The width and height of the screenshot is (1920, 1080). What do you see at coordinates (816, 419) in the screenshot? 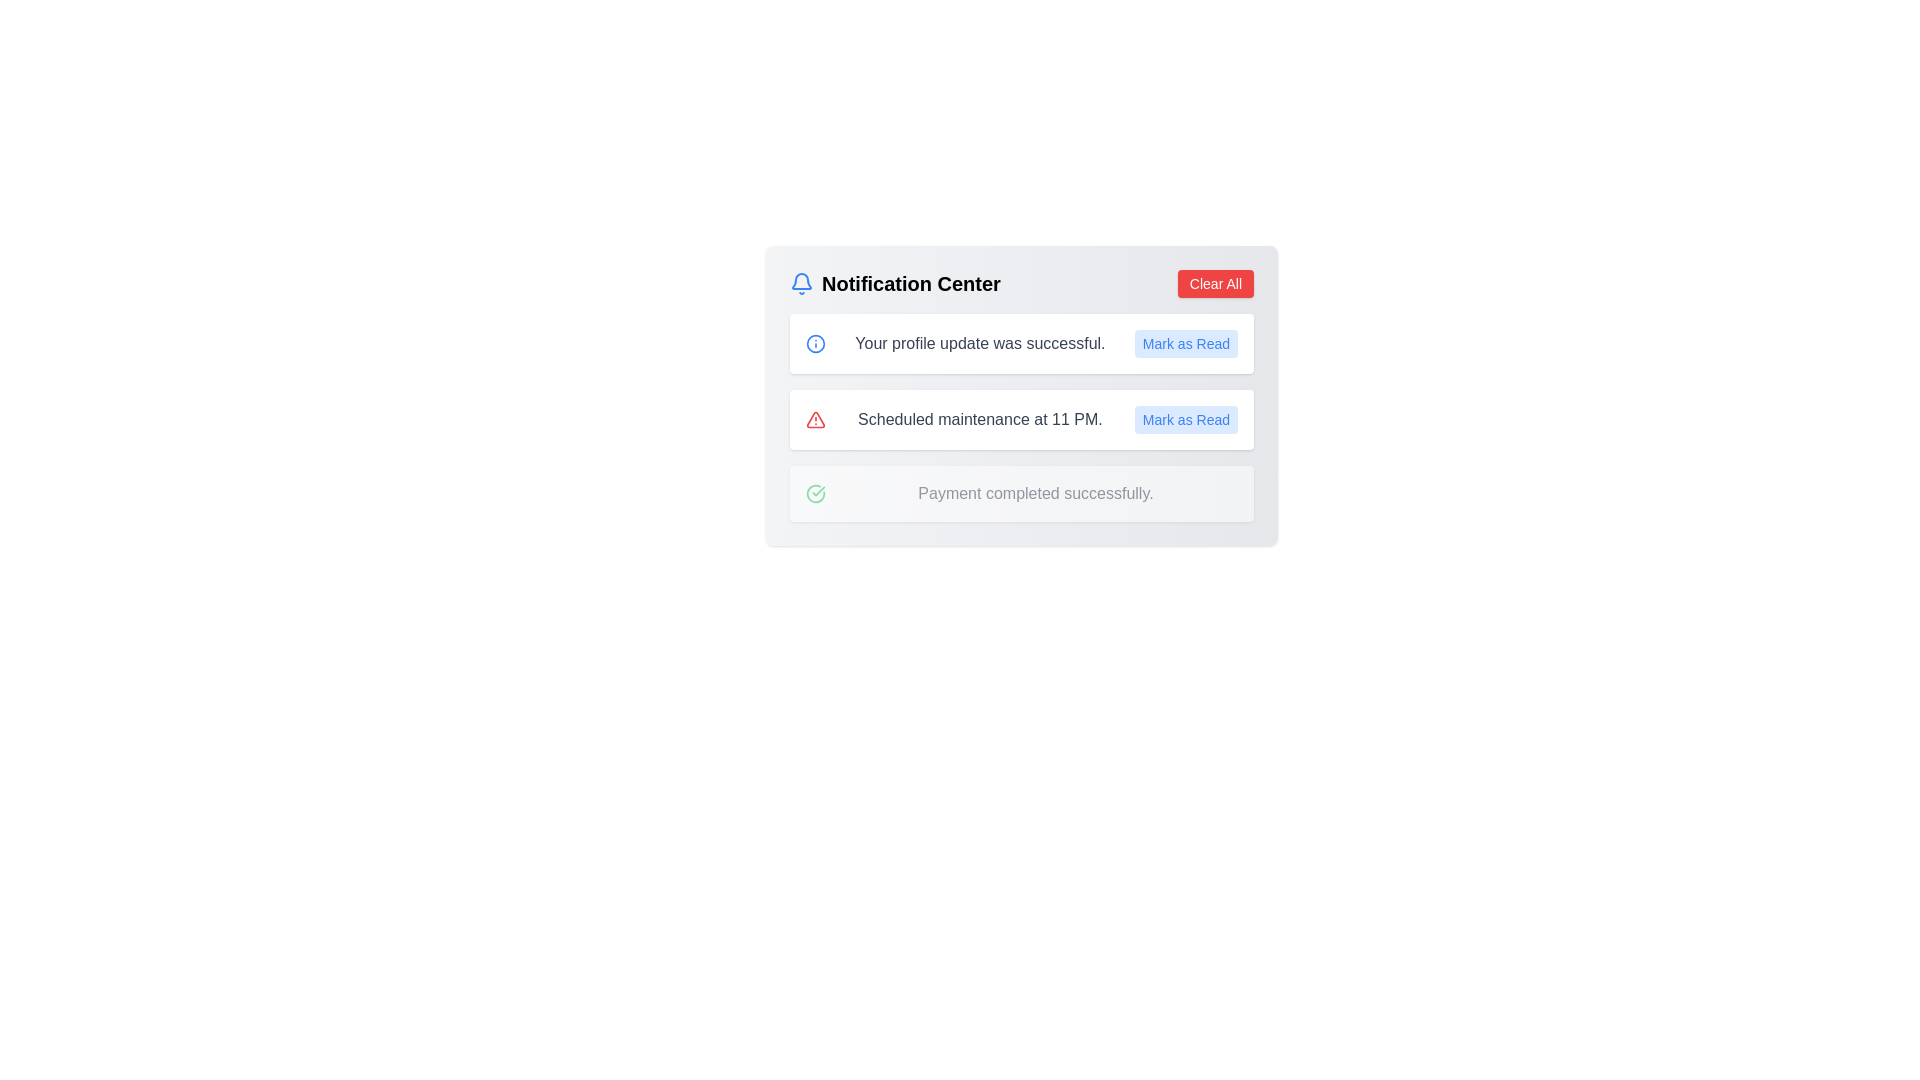
I see `the alert icon indicating scheduled maintenance, which is positioned to the left of the text 'Scheduled maintenance at 11 PM.' and above the blue 'Mark as Read' button in the second notification card of the Notification Center` at bounding box center [816, 419].